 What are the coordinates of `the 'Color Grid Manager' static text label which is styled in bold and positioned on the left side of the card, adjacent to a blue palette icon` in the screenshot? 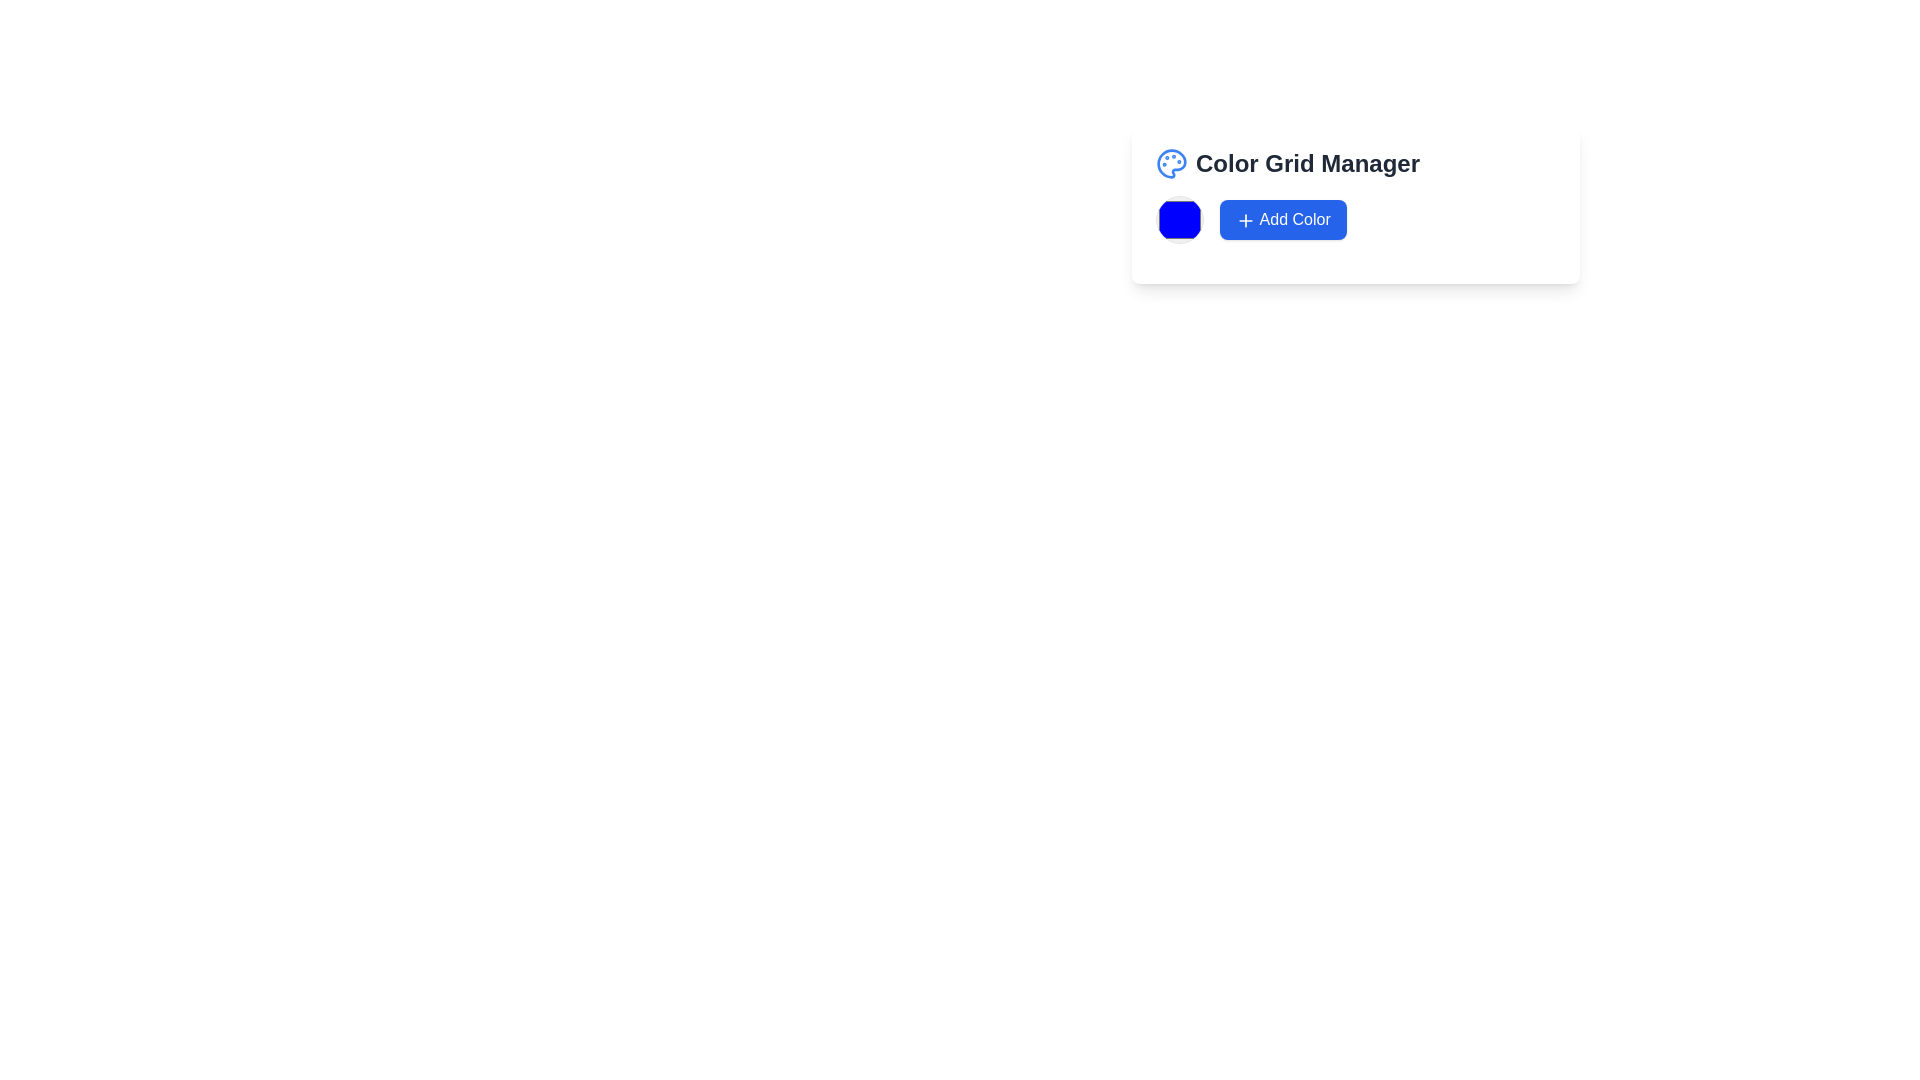 It's located at (1356, 163).